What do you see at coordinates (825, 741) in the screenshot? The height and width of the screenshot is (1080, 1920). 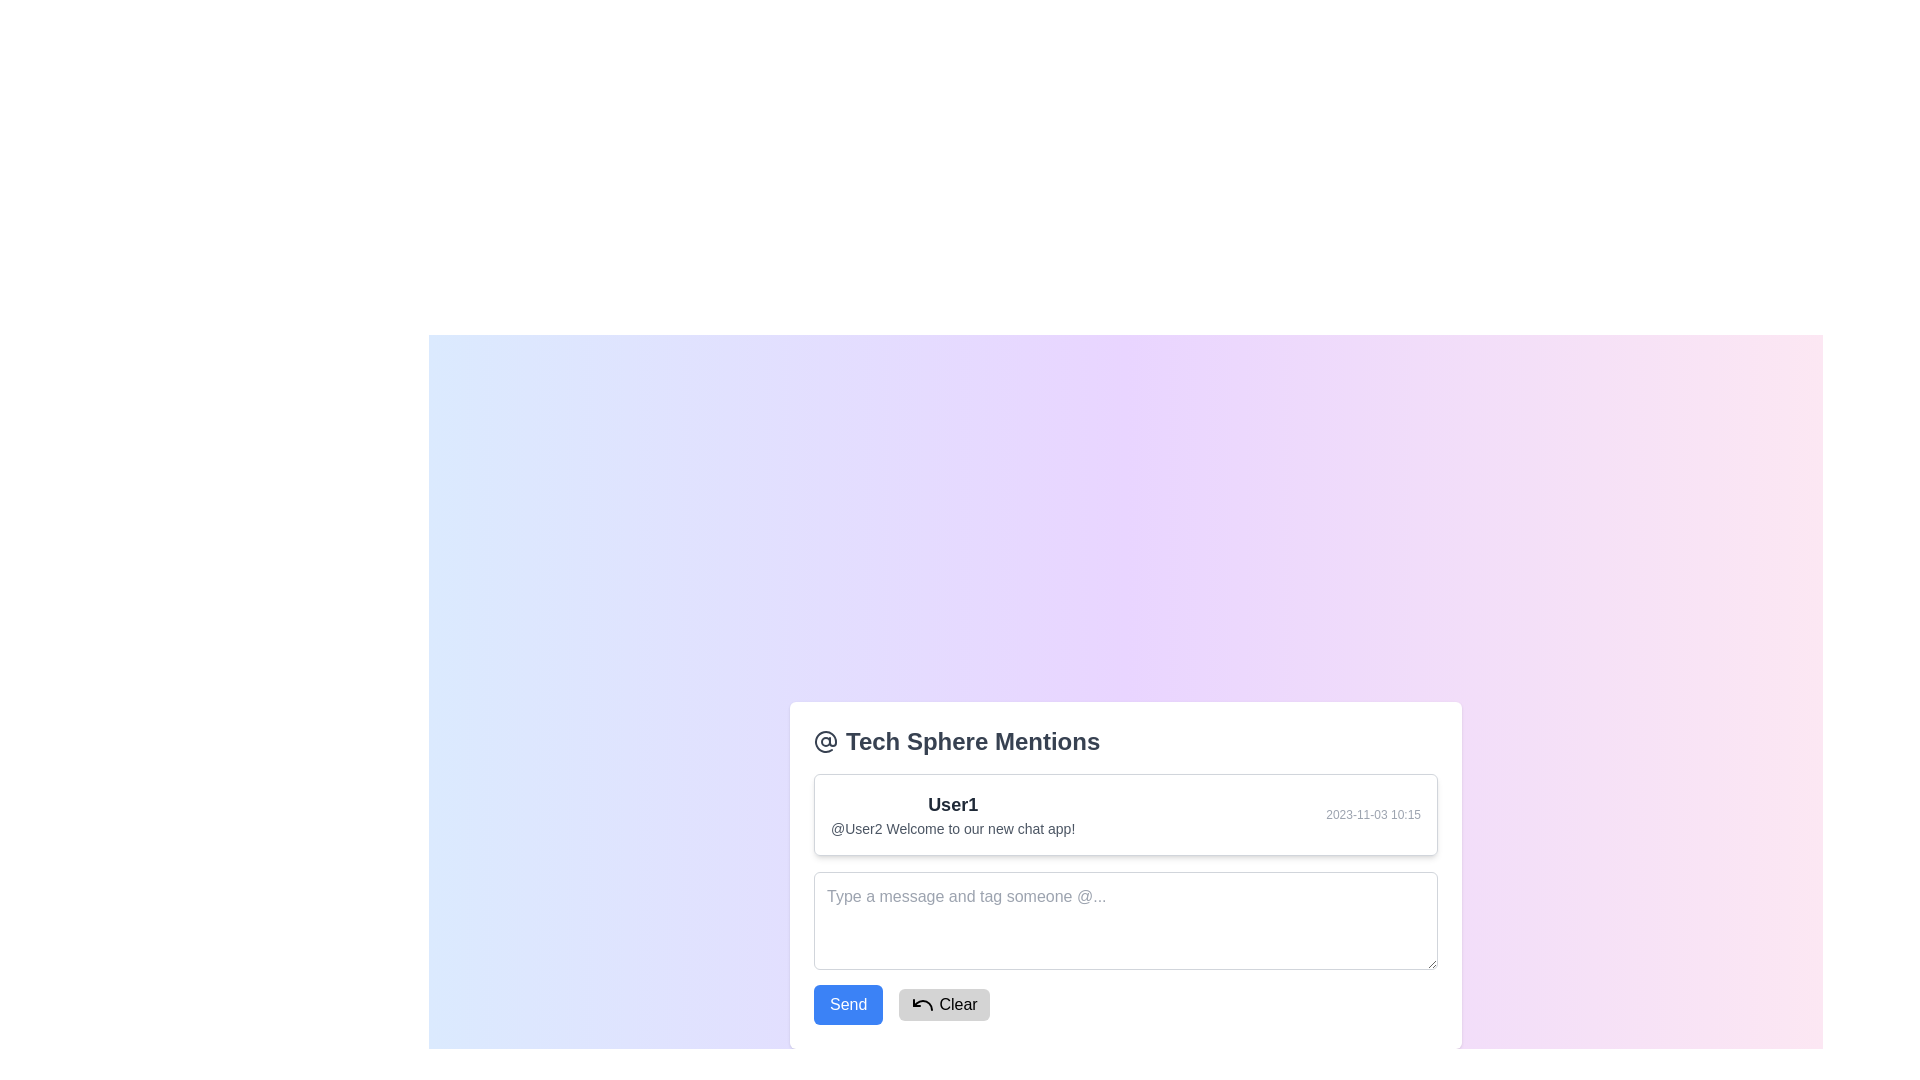 I see `the circular '@' symbol icon located to the left of the 'Tech Sphere Mentions' text` at bounding box center [825, 741].